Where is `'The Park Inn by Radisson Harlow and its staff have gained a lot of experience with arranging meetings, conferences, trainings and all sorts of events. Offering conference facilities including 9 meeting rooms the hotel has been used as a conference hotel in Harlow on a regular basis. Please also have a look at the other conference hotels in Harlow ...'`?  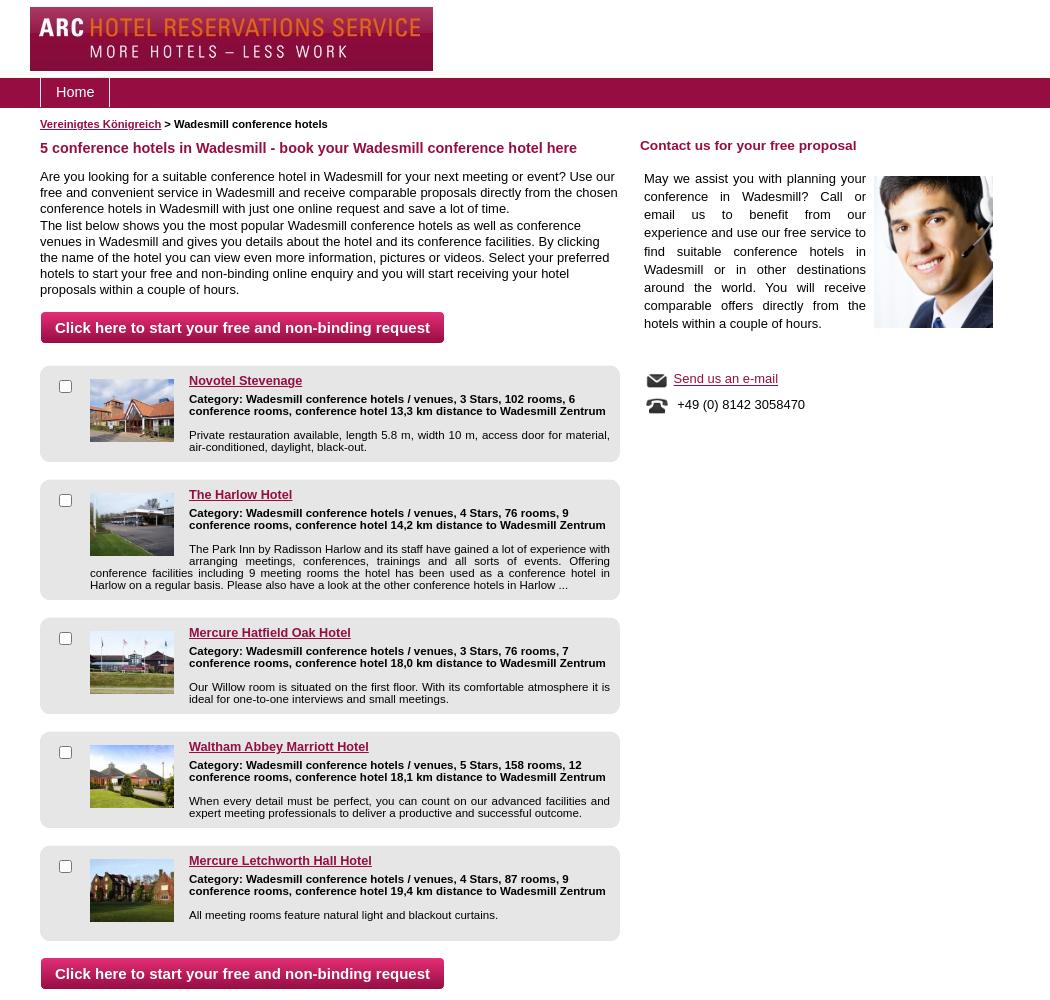 'The Park Inn by Radisson Harlow and its staff have gained a lot of experience with arranging meetings, conferences, trainings and all sorts of events. Offering conference facilities including 9 meeting rooms the hotel has been used as a conference hotel in Harlow on a regular basis. Please also have a look at the other conference hotels in Harlow ...' is located at coordinates (348, 566).